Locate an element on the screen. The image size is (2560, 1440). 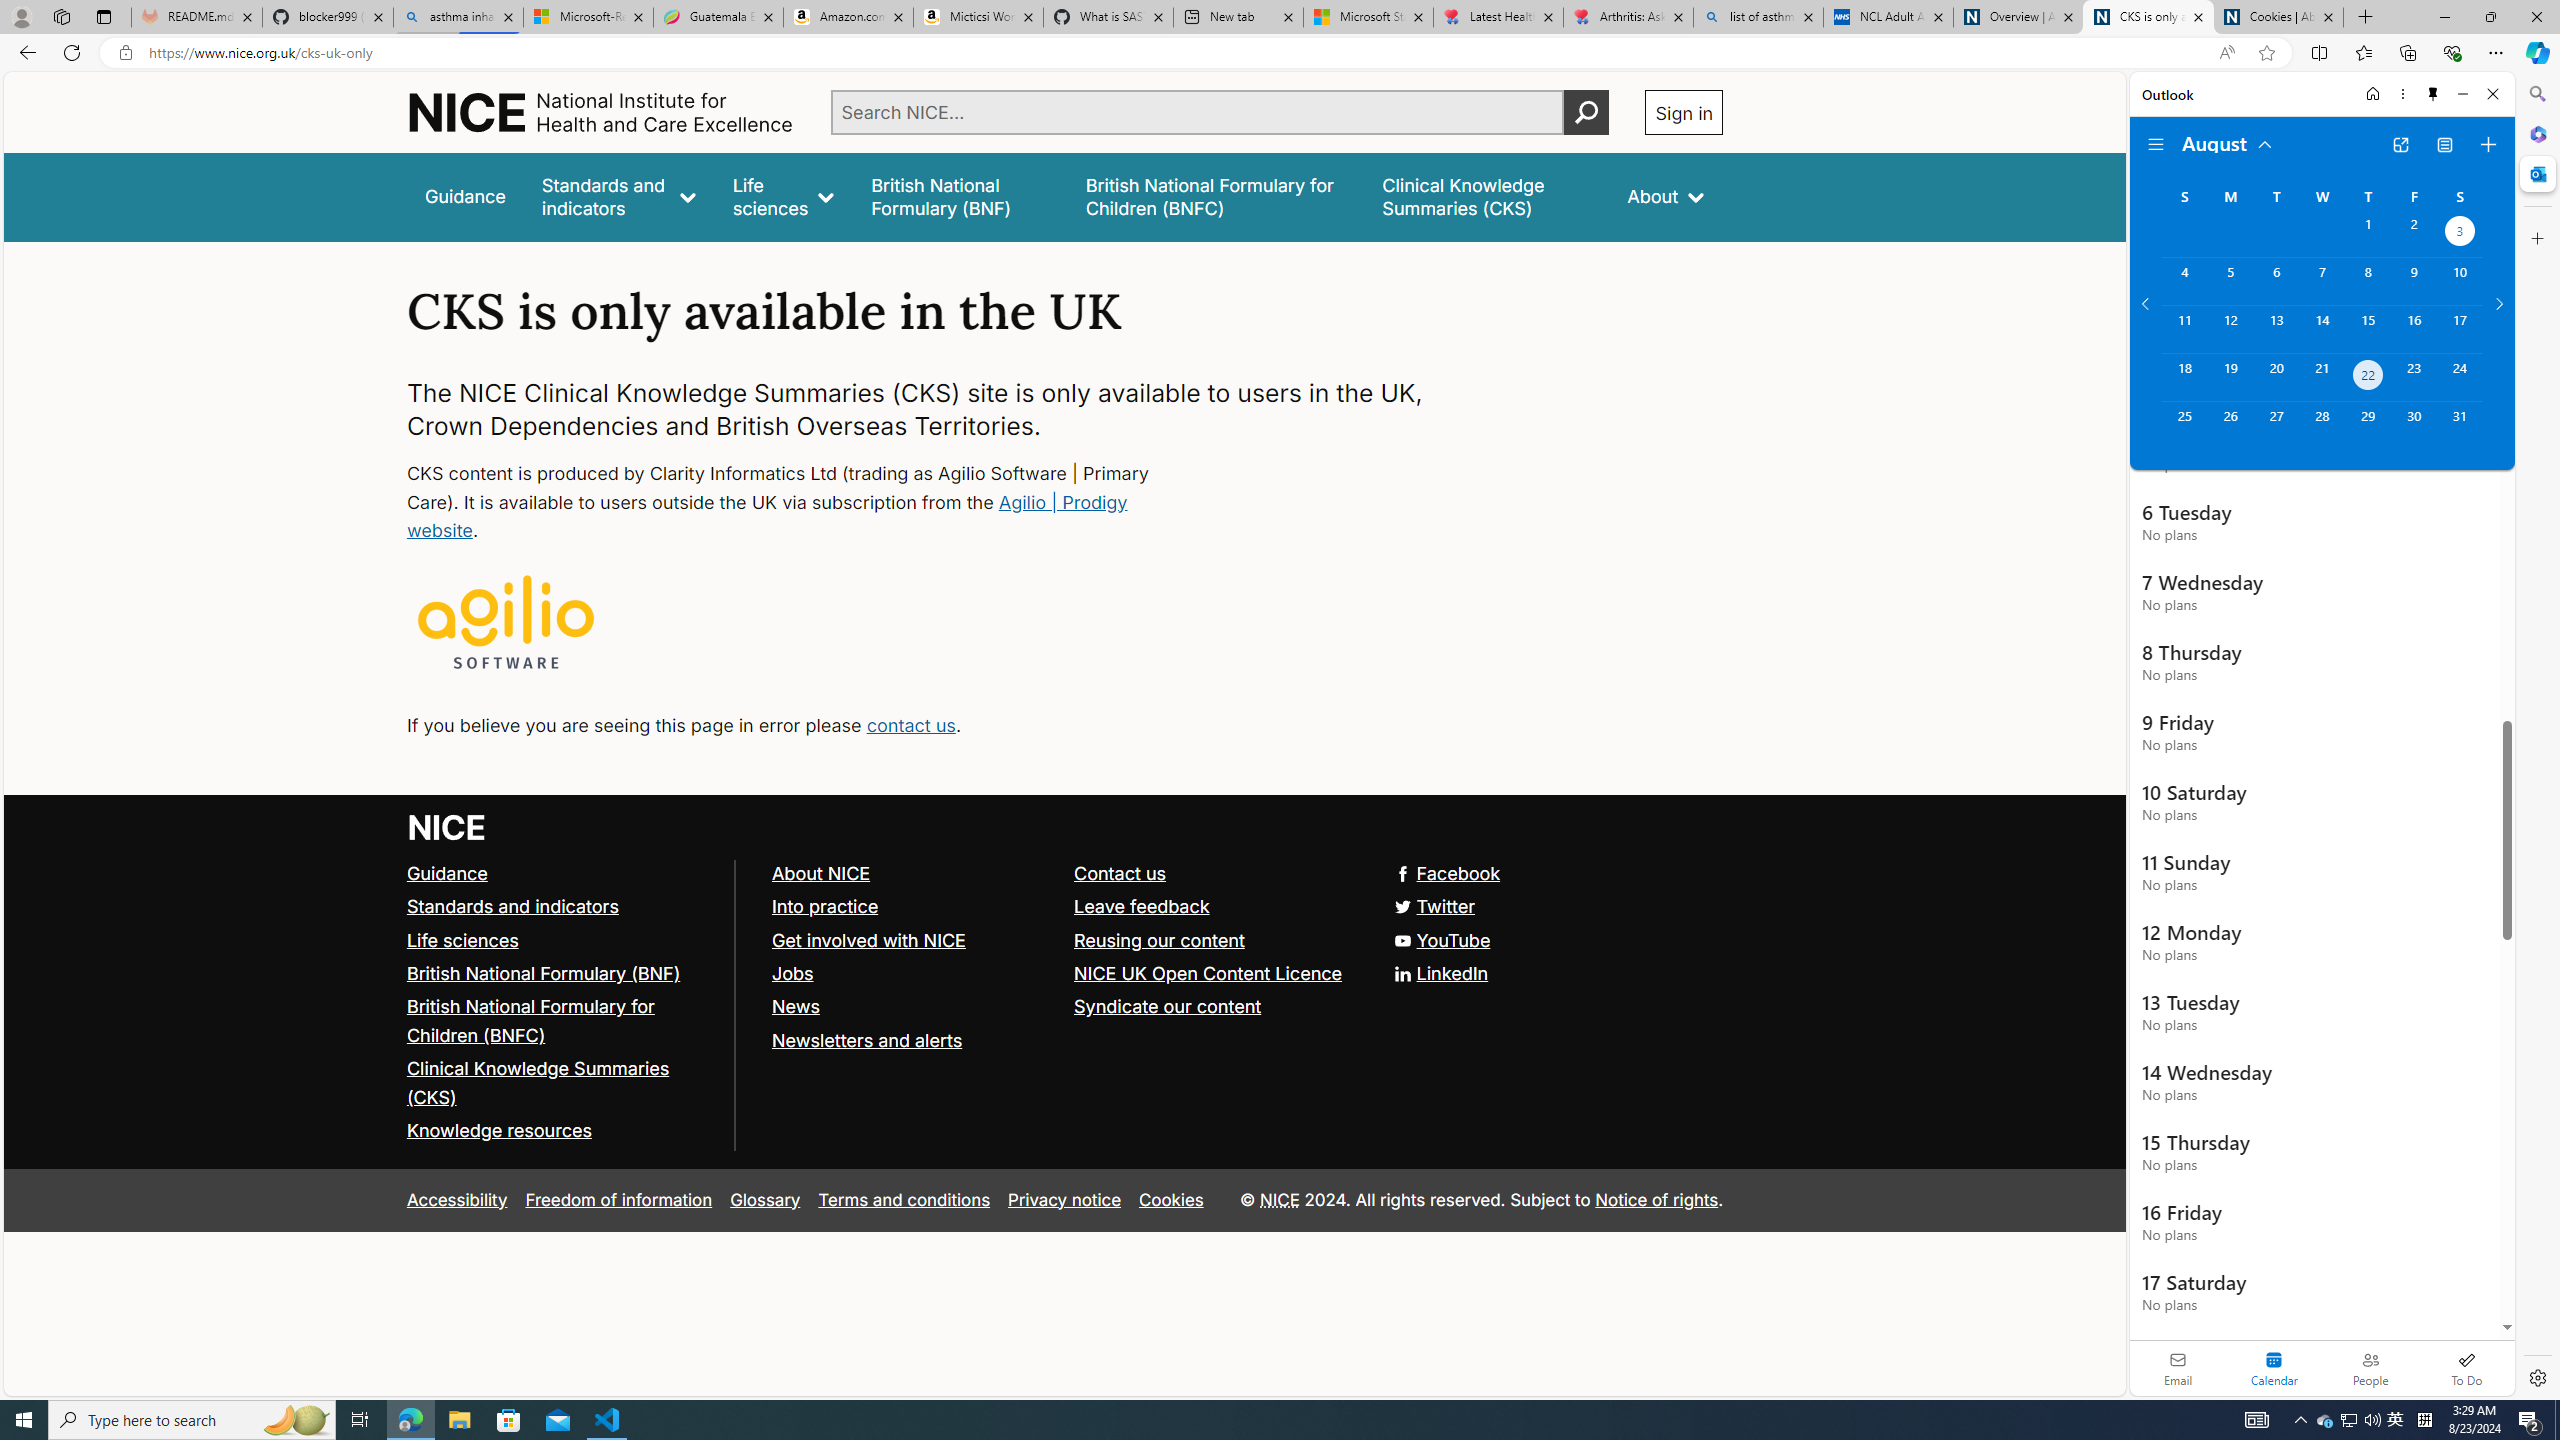
'Wednesday, August 21, 2024. ' is located at coordinates (2320, 376).